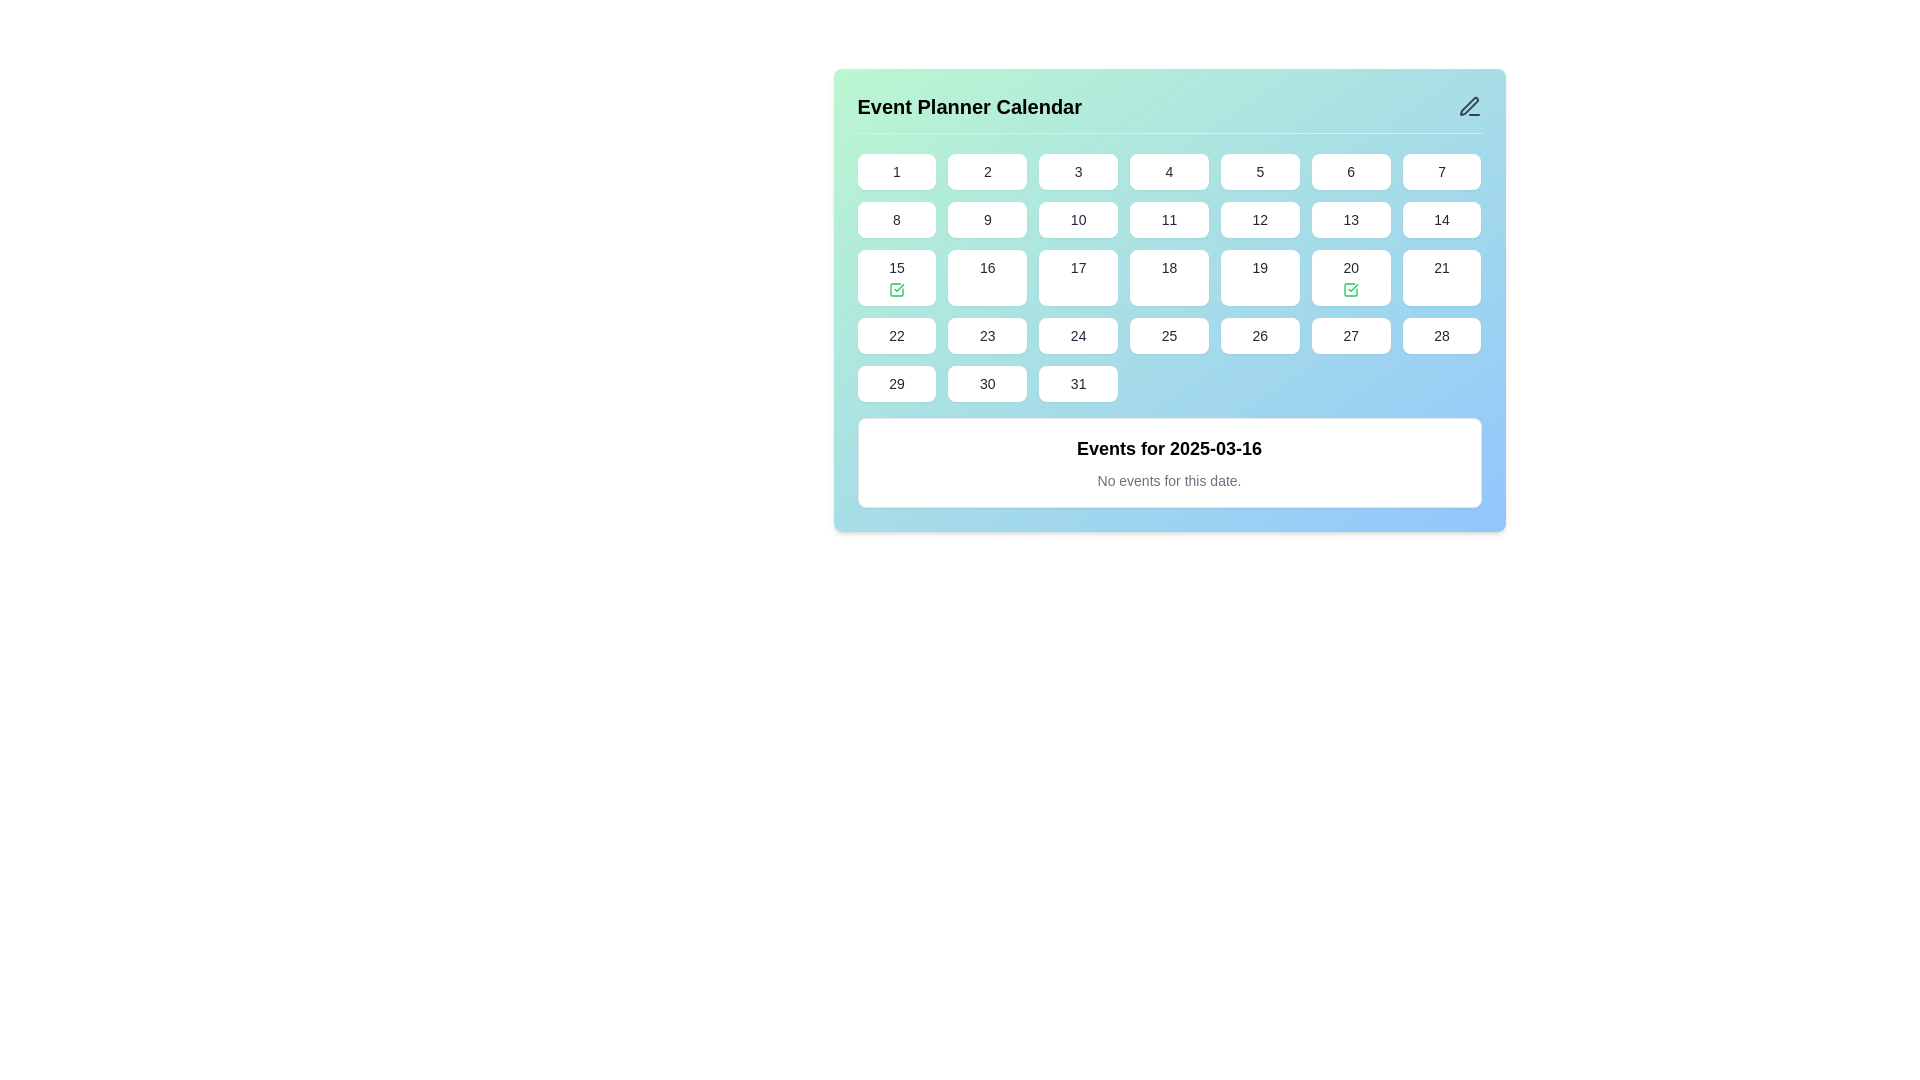 The image size is (1920, 1080). What do you see at coordinates (987, 334) in the screenshot?
I see `the calendar date button displaying the number '23'` at bounding box center [987, 334].